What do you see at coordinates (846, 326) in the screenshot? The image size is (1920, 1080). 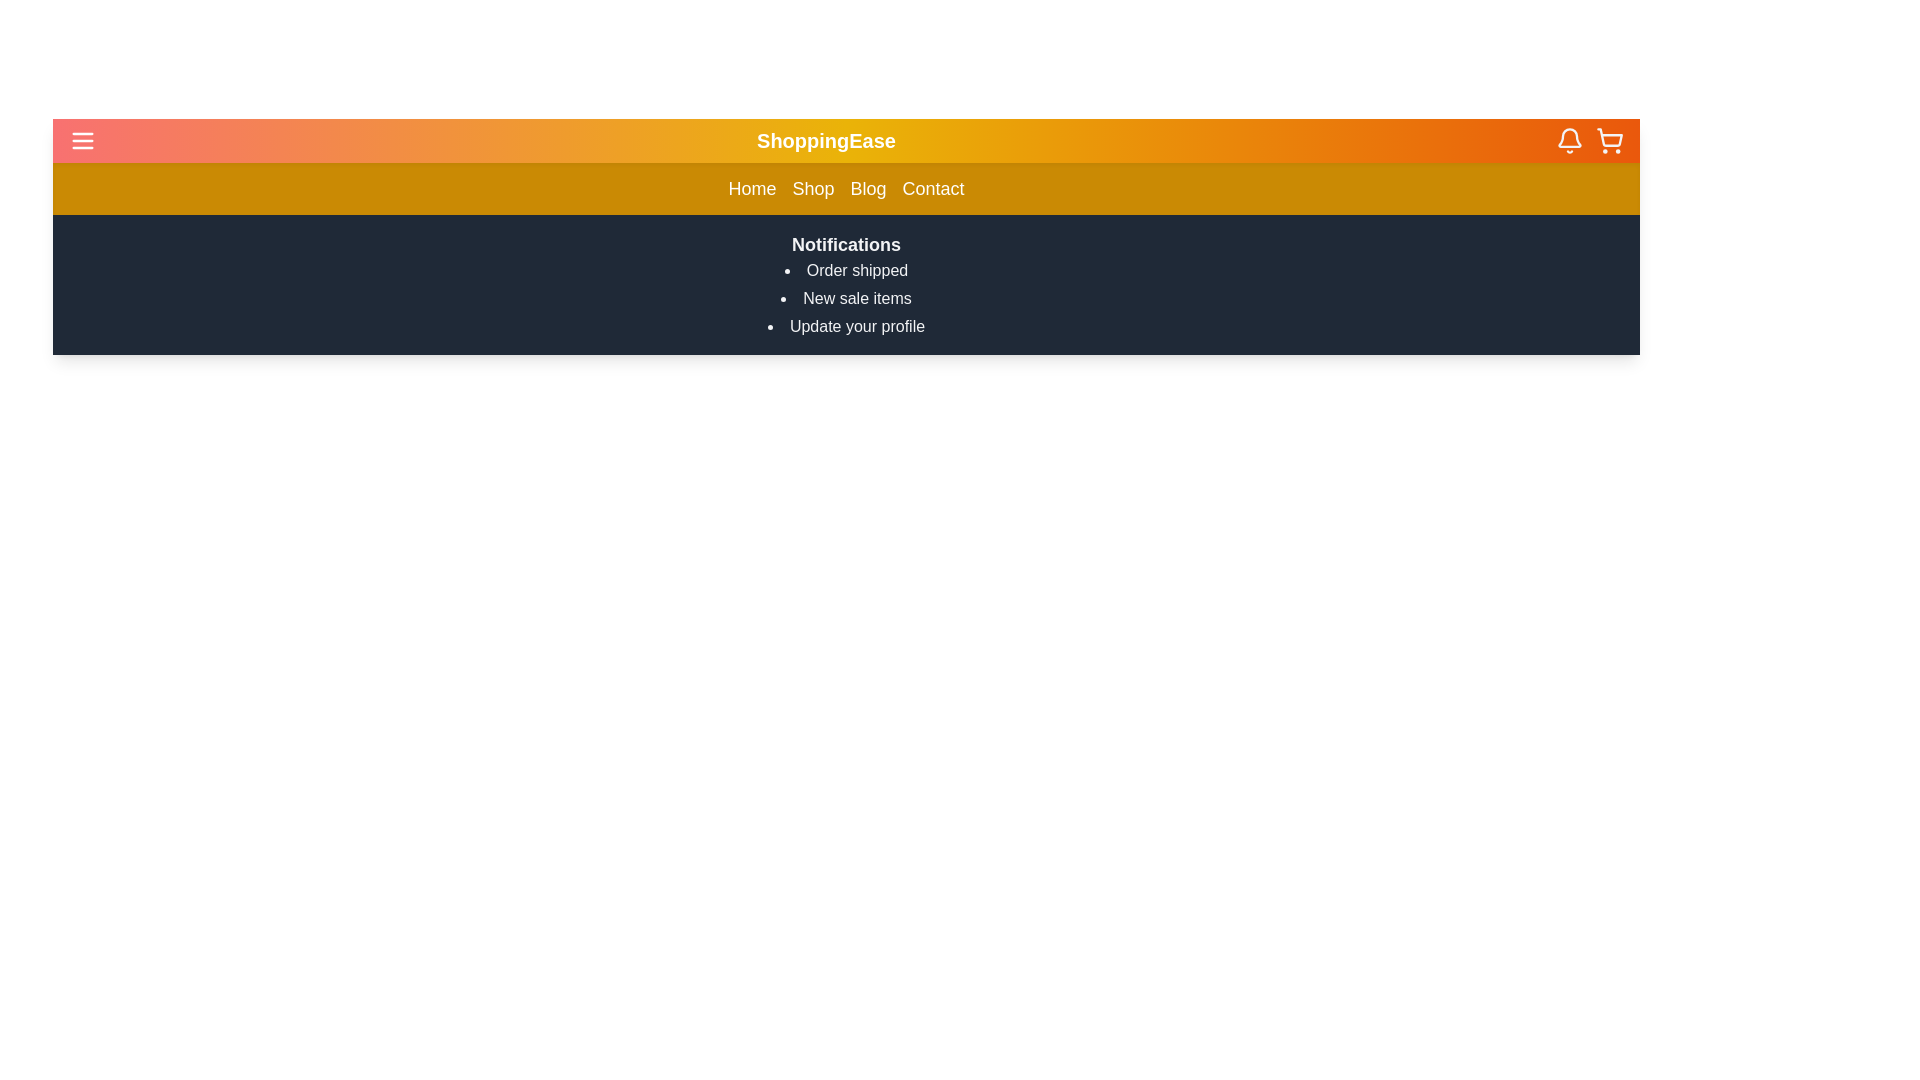 I see `the list item labeled 'Update your profile' which is the third item in the bulleted list under 'Notifications'` at bounding box center [846, 326].